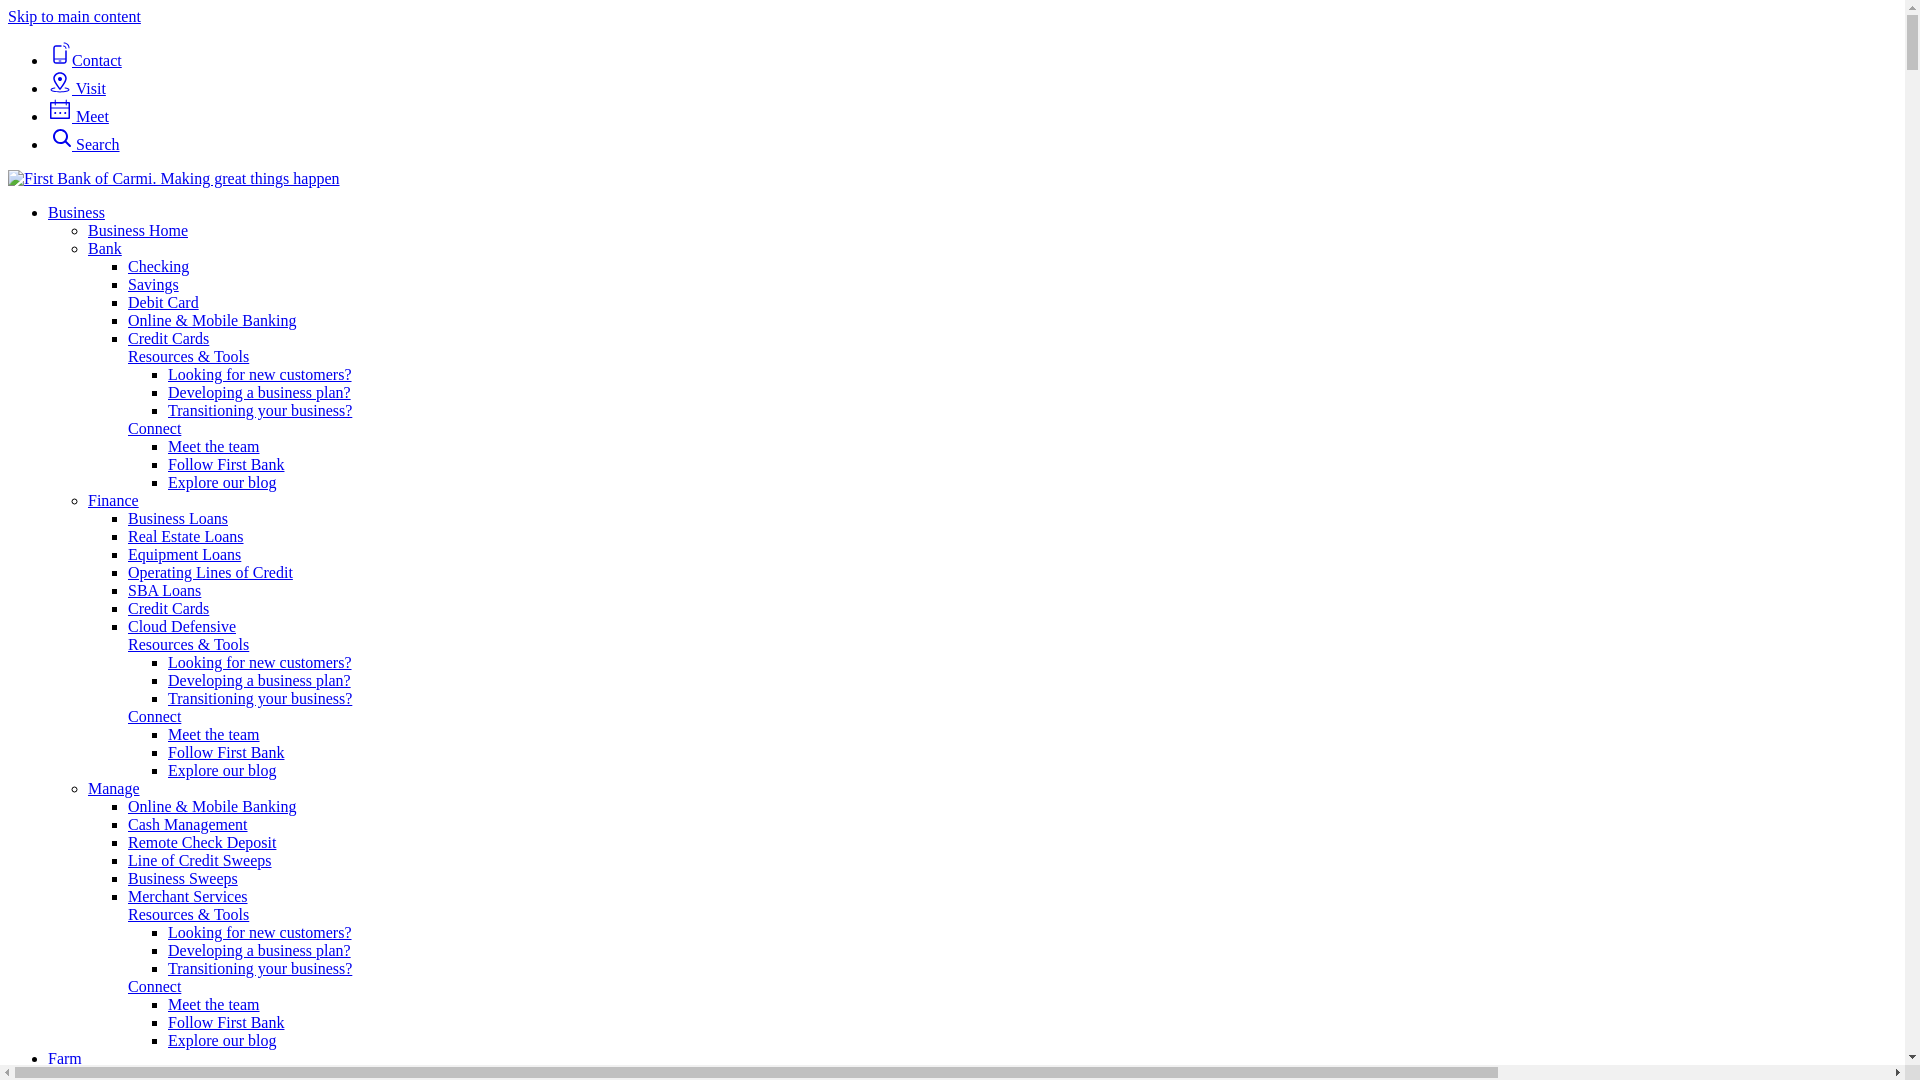  What do you see at coordinates (104, 247) in the screenshot?
I see `'Bank'` at bounding box center [104, 247].